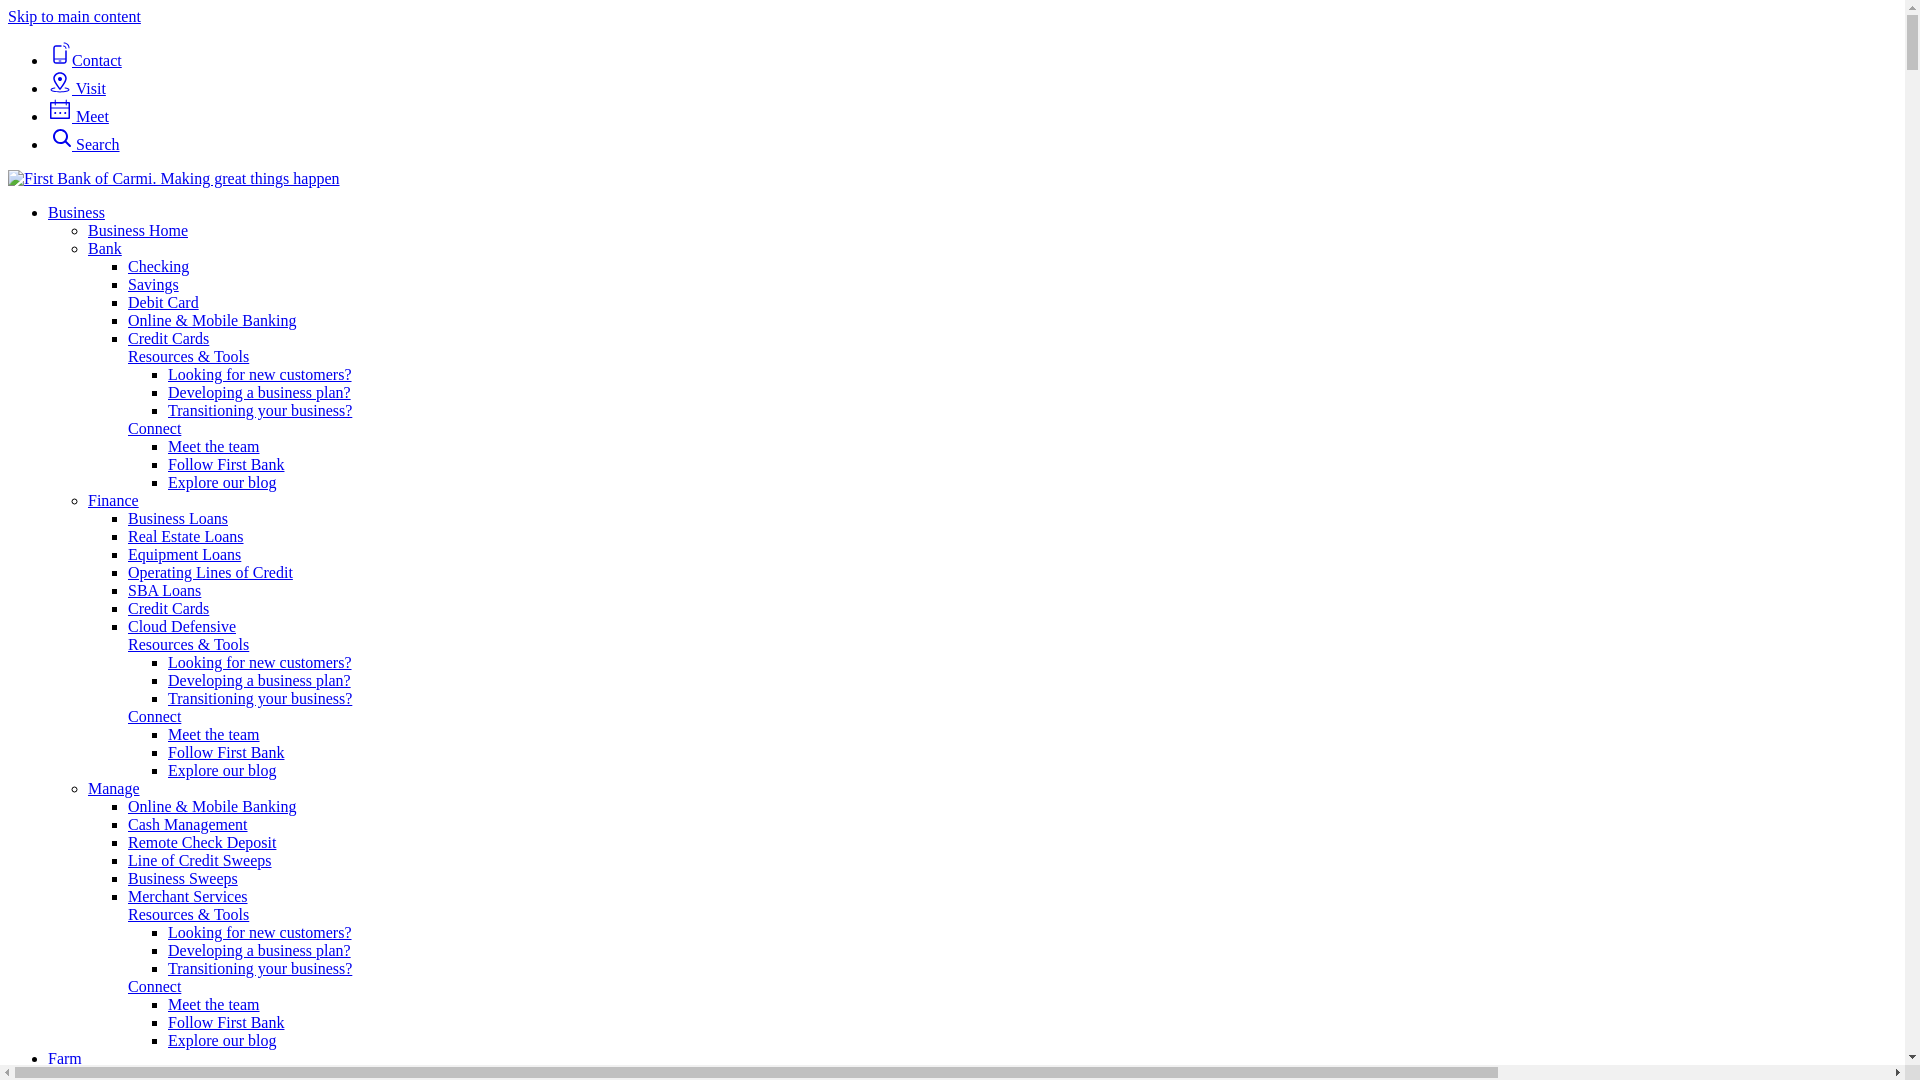  What do you see at coordinates (104, 247) in the screenshot?
I see `'Bank'` at bounding box center [104, 247].